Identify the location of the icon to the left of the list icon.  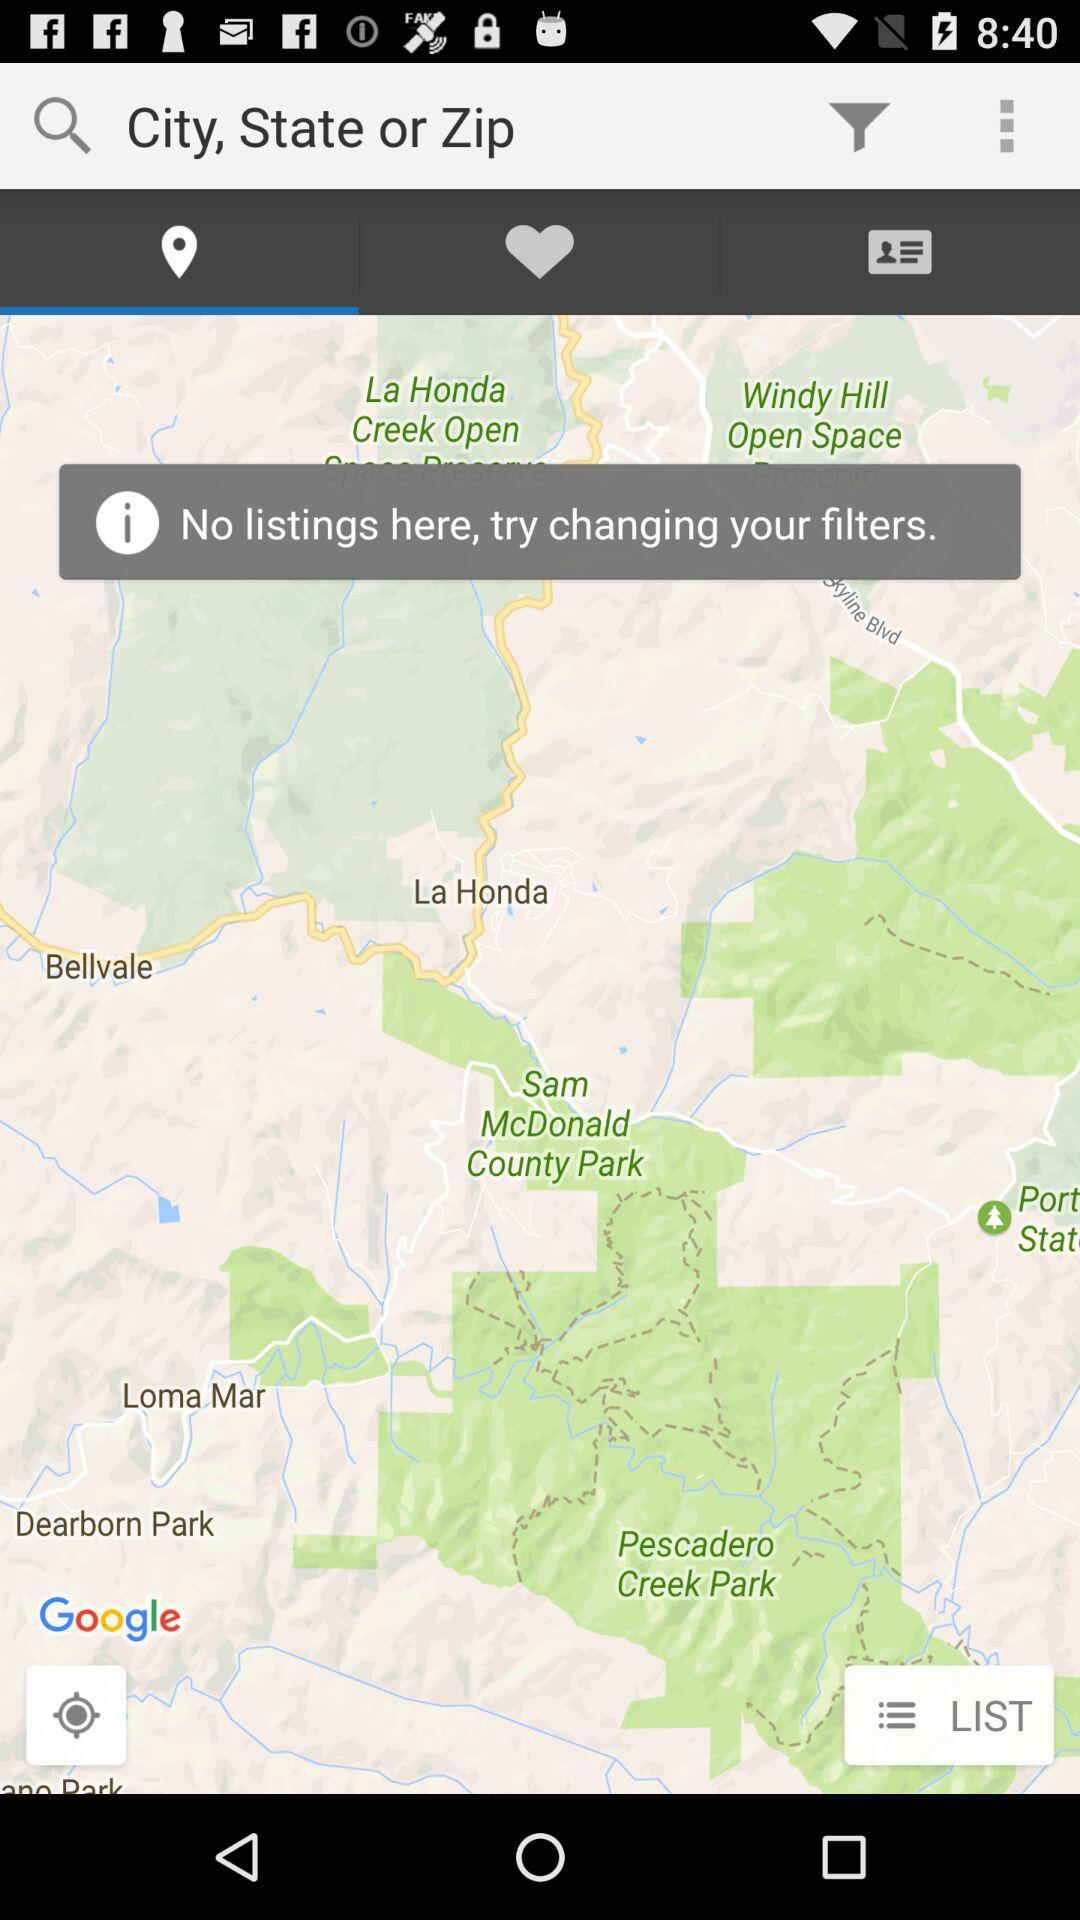
(75, 1716).